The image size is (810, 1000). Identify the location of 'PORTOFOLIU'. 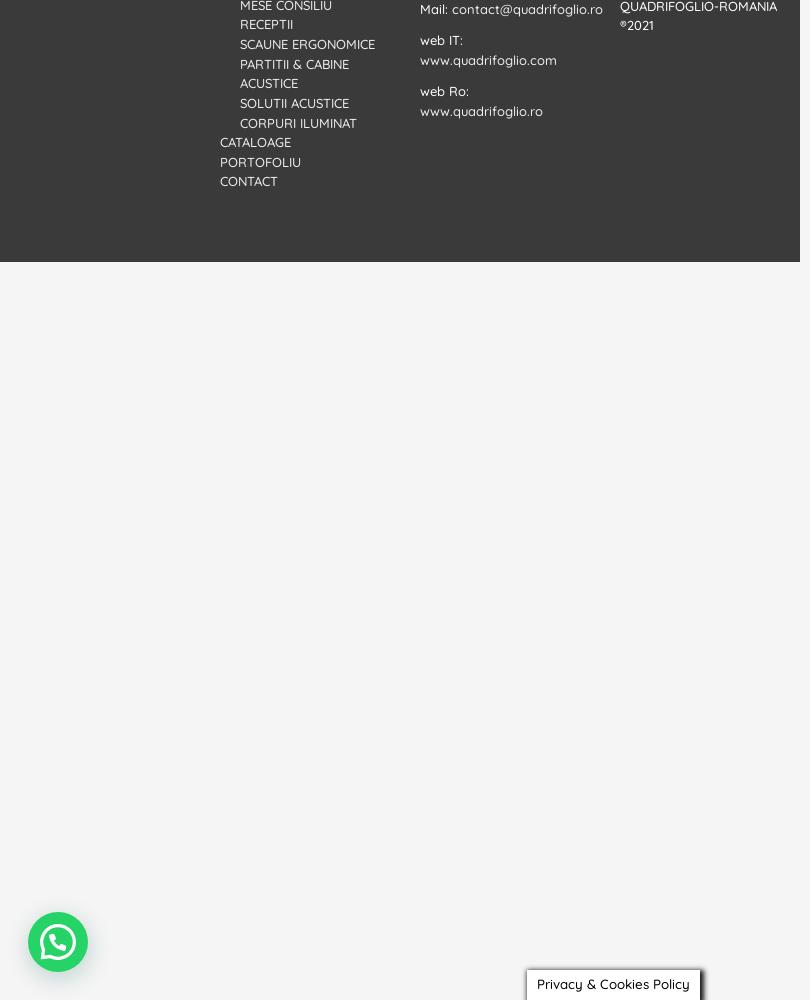
(259, 161).